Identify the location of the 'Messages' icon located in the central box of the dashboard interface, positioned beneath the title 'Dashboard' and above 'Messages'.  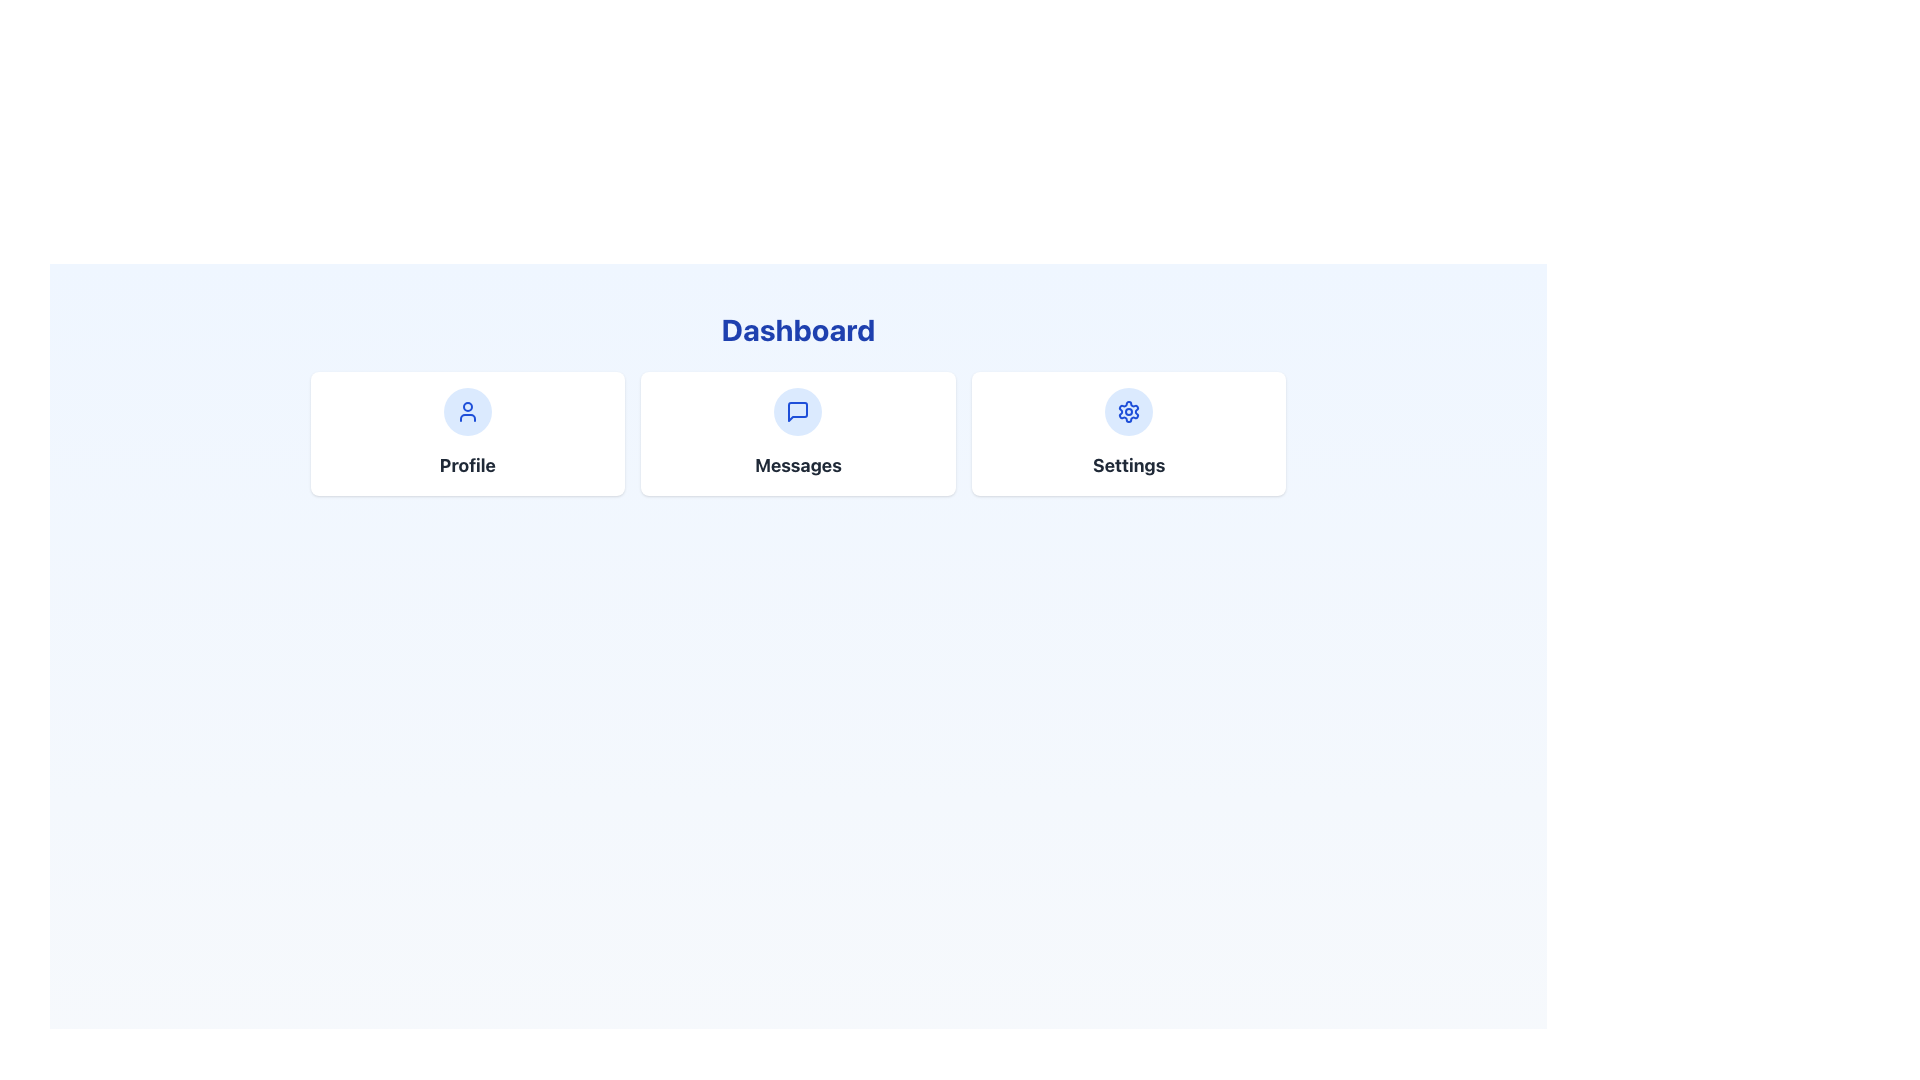
(797, 411).